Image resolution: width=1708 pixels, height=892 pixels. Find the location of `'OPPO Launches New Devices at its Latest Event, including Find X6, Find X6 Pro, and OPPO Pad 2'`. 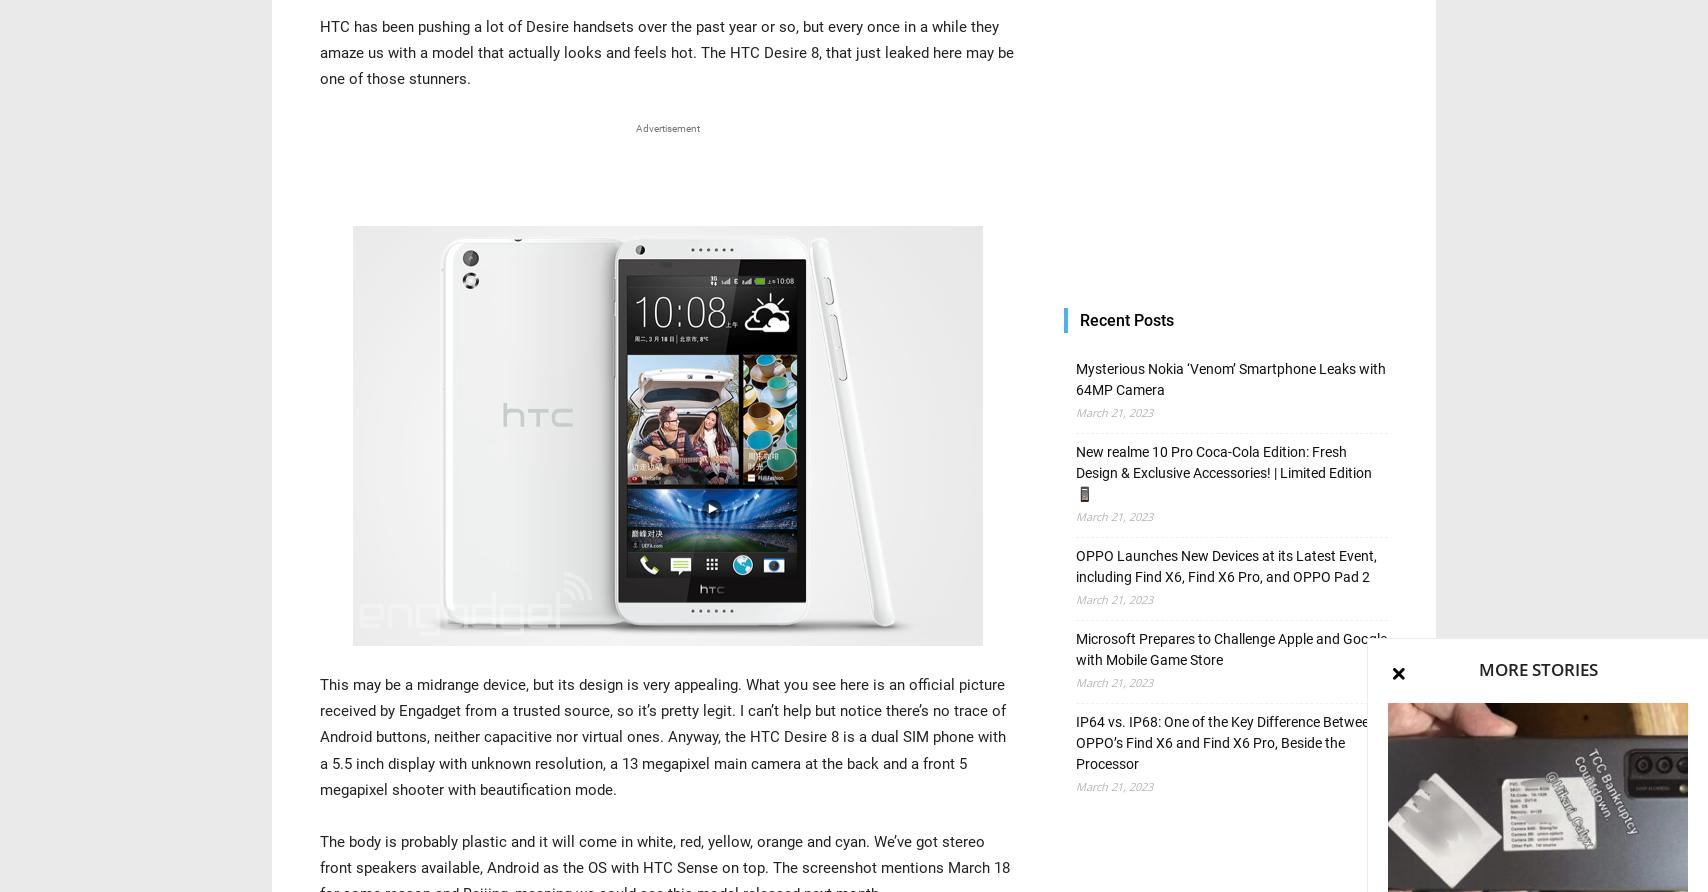

'OPPO Launches New Devices at its Latest Event, including Find X6, Find X6 Pro, and OPPO Pad 2' is located at coordinates (1226, 565).